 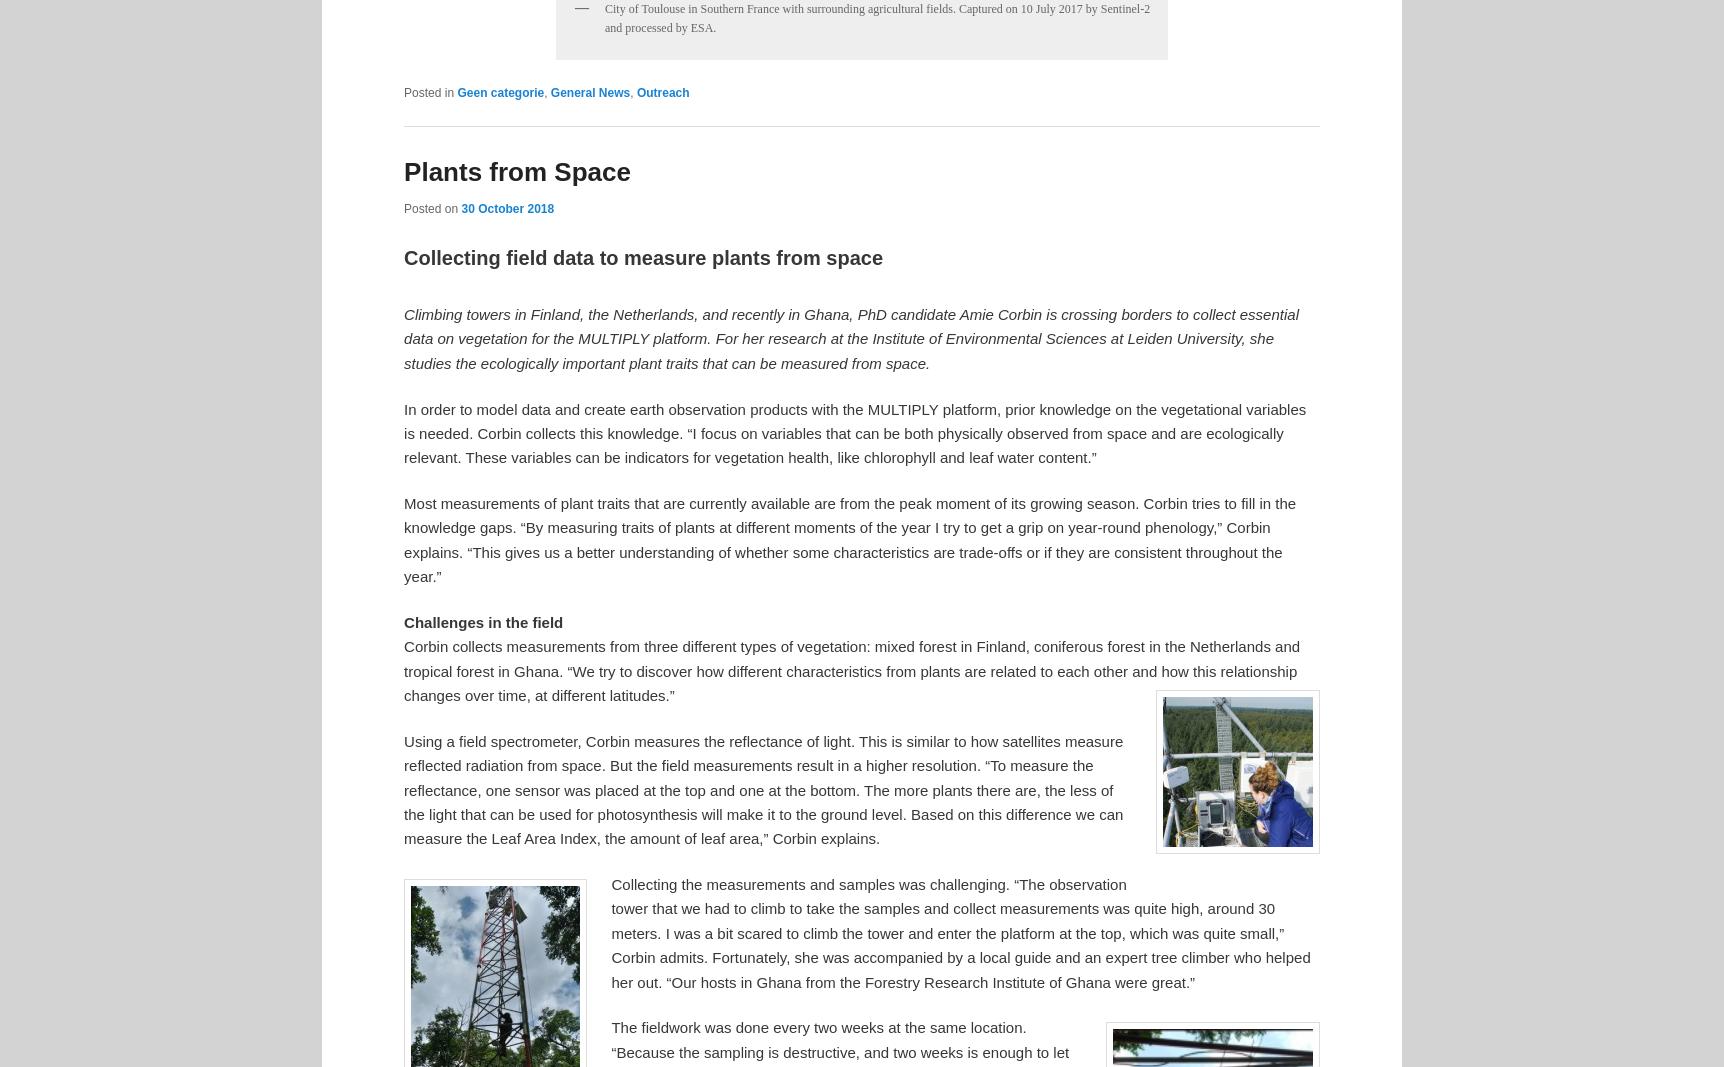 I want to click on 'Collecting field data to measure plants from space', so click(x=643, y=258).